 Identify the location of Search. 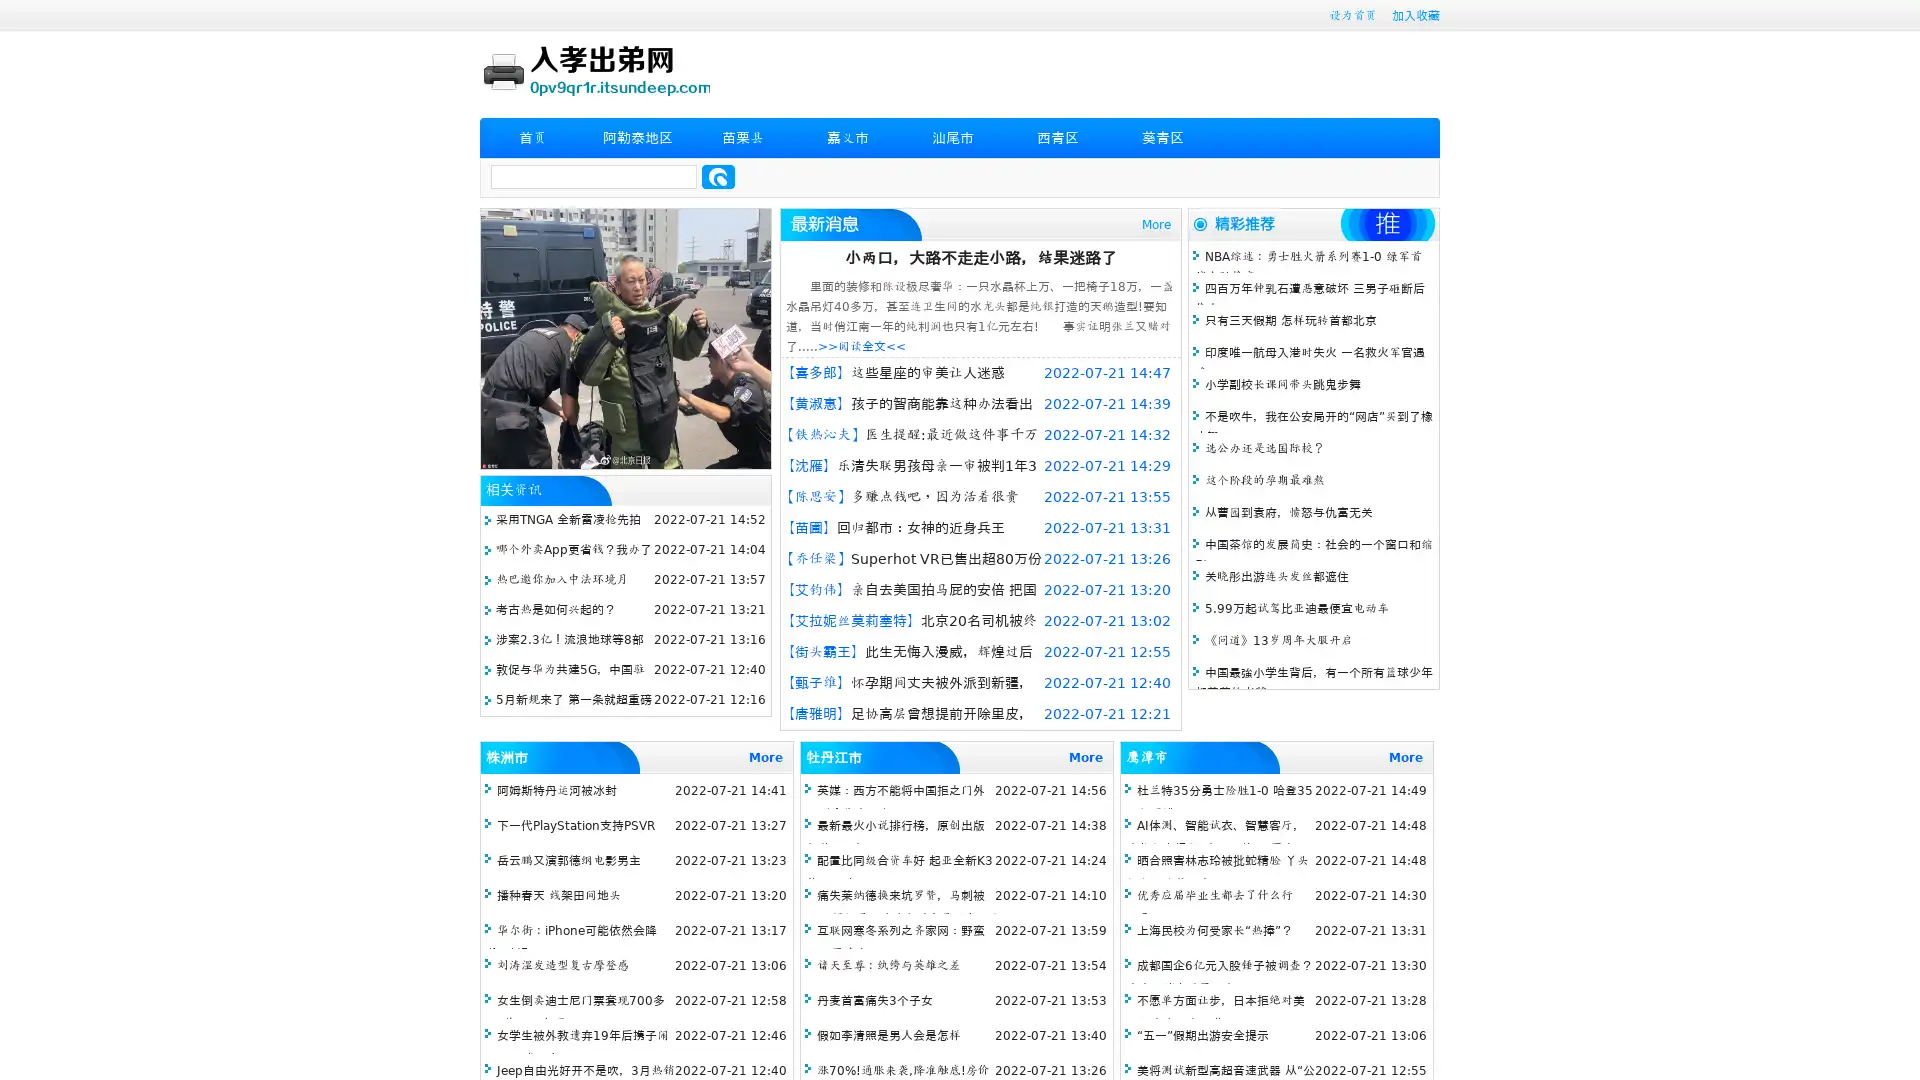
(718, 176).